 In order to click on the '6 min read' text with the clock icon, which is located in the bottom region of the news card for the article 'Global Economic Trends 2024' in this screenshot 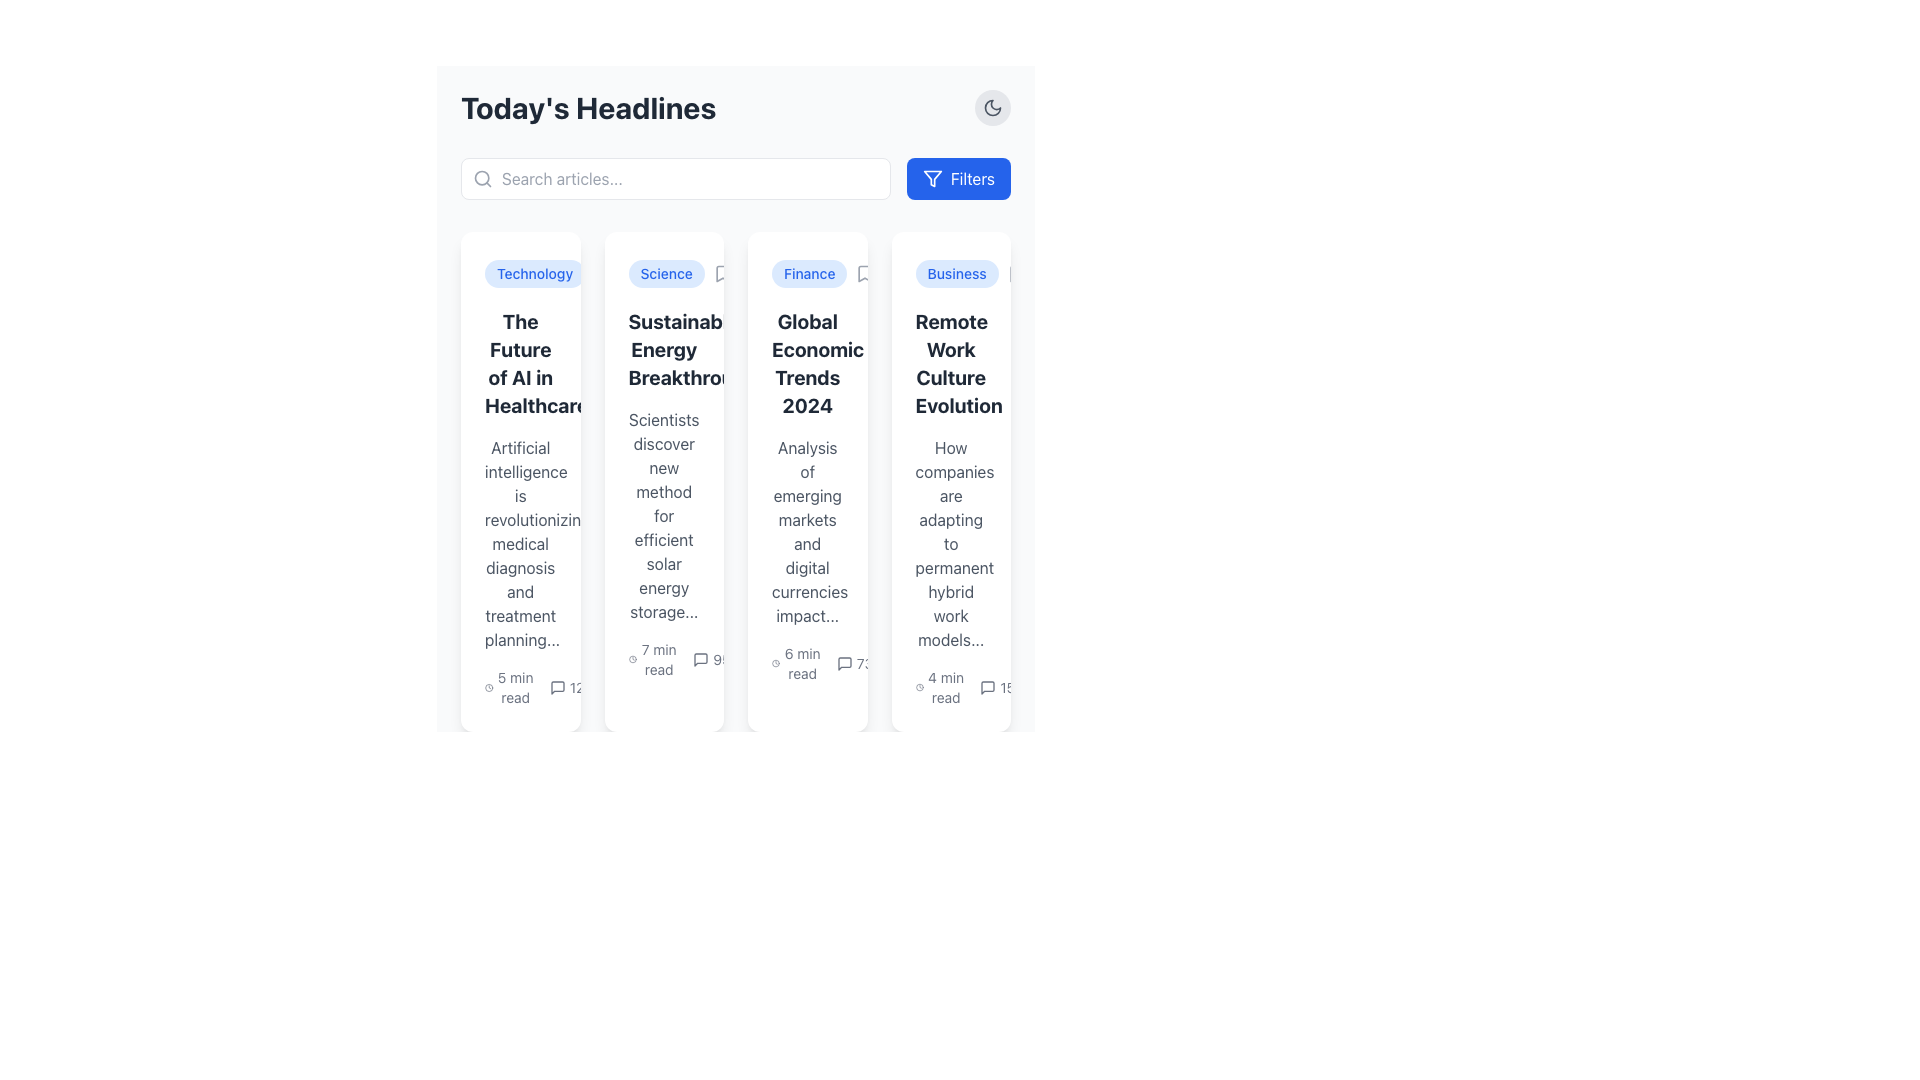, I will do `click(795, 663)`.